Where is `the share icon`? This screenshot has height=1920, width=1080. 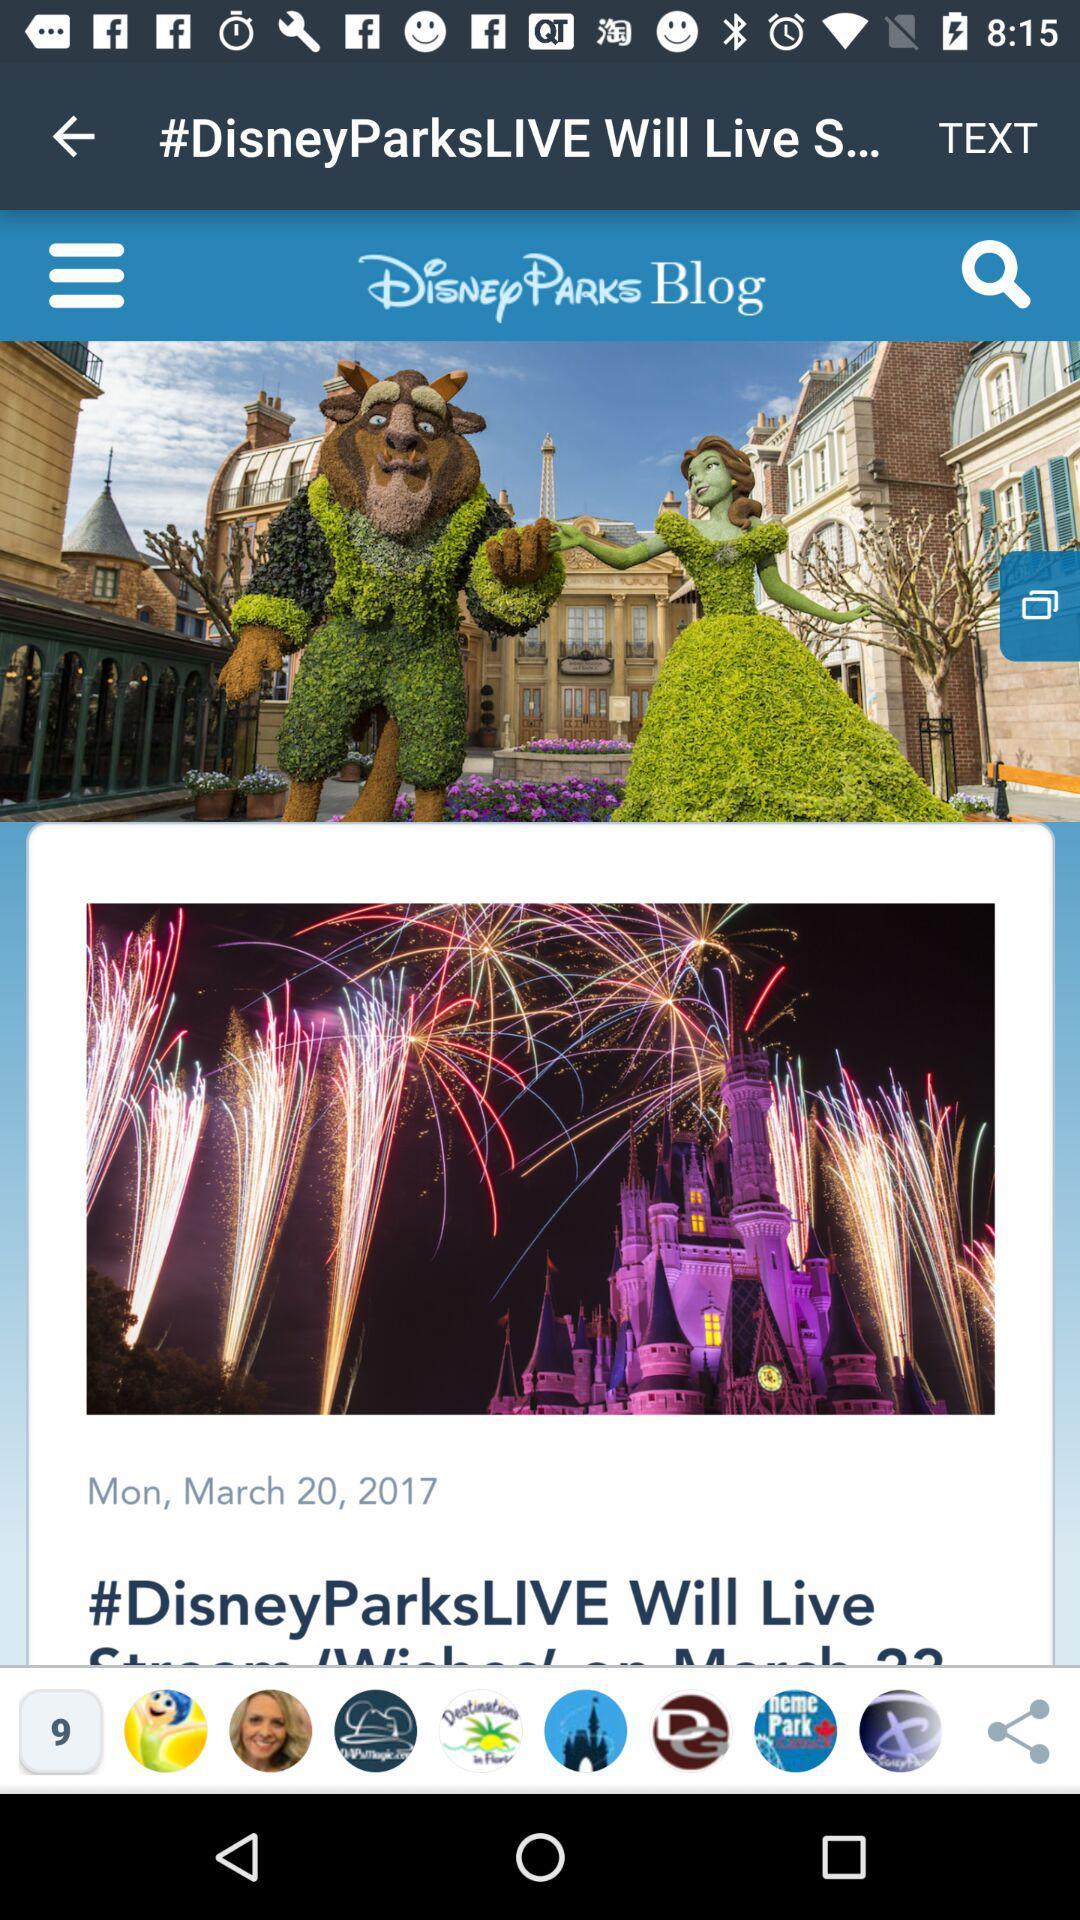
the share icon is located at coordinates (1008, 1730).